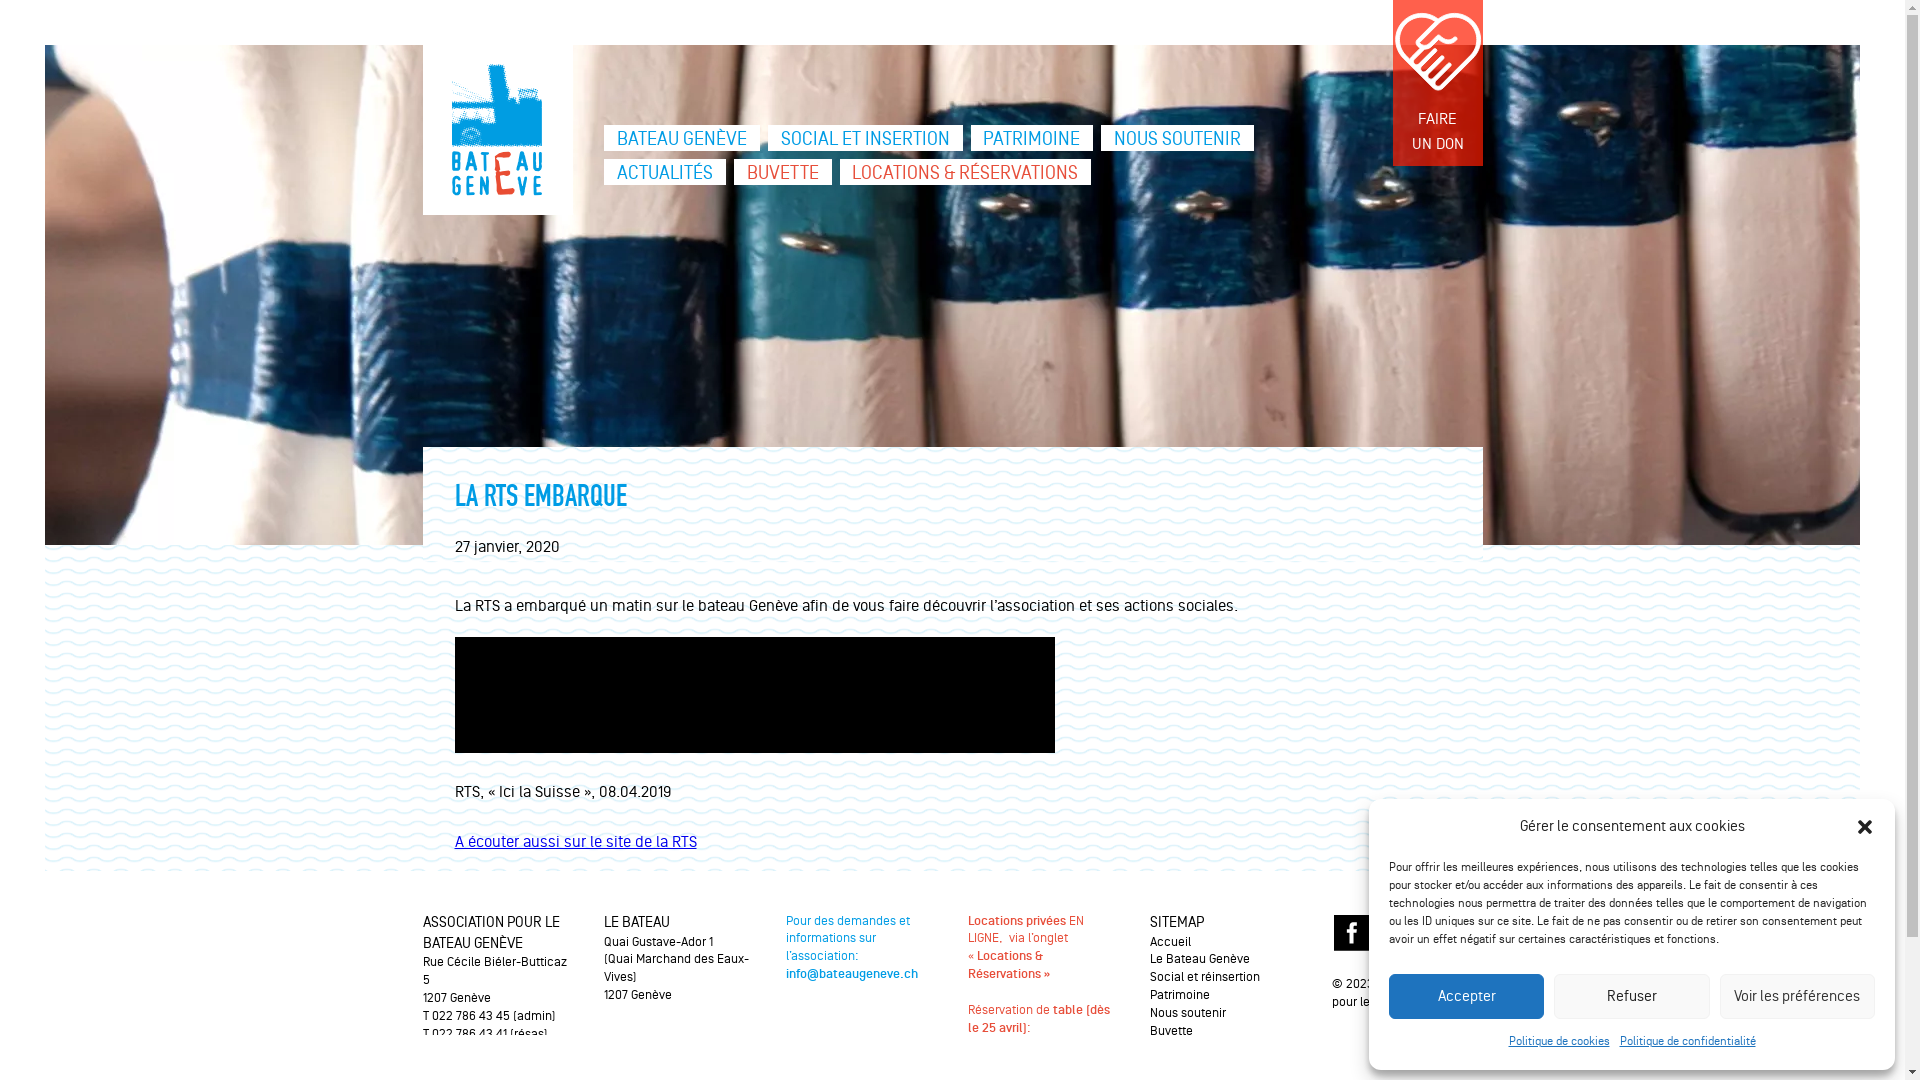 The image size is (1920, 1080). I want to click on 'Refuser', so click(1553, 996).